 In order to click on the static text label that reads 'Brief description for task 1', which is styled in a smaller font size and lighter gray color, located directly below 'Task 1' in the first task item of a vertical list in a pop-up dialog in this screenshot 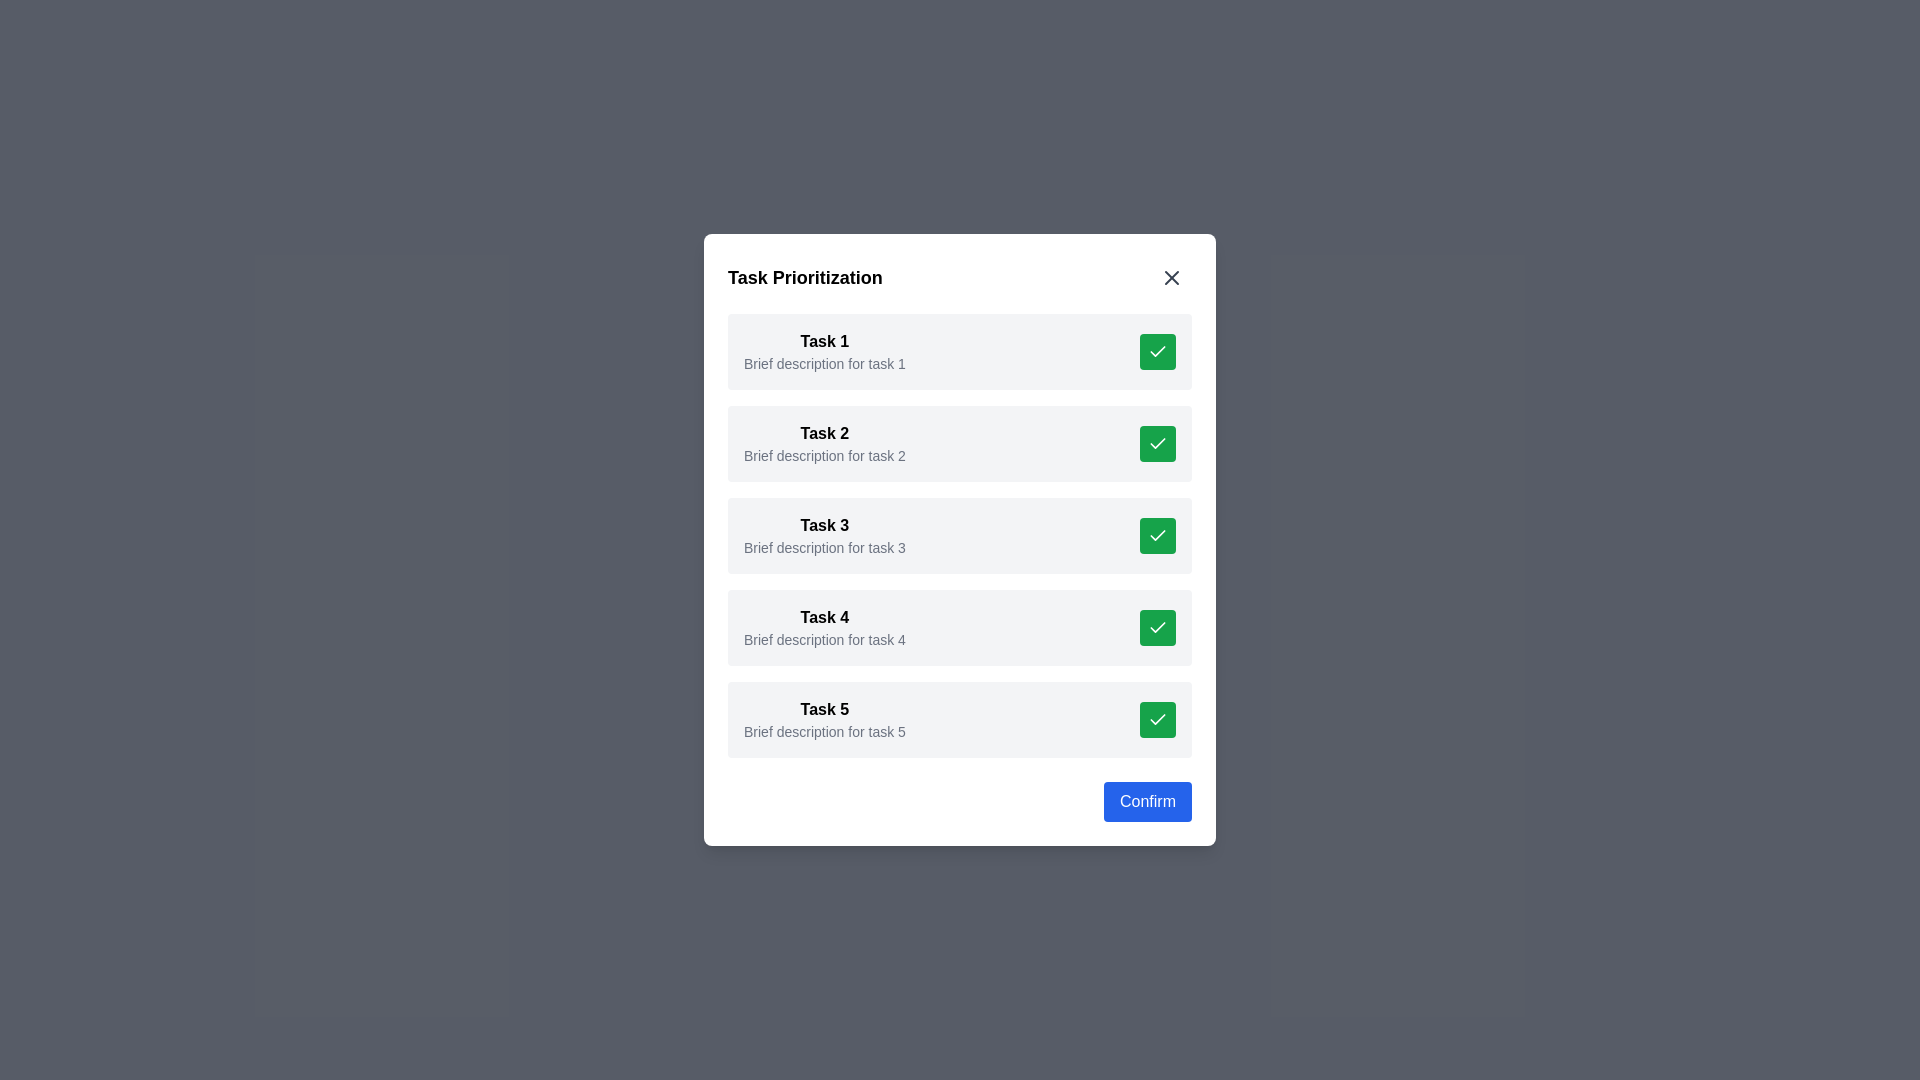, I will do `click(825, 363)`.